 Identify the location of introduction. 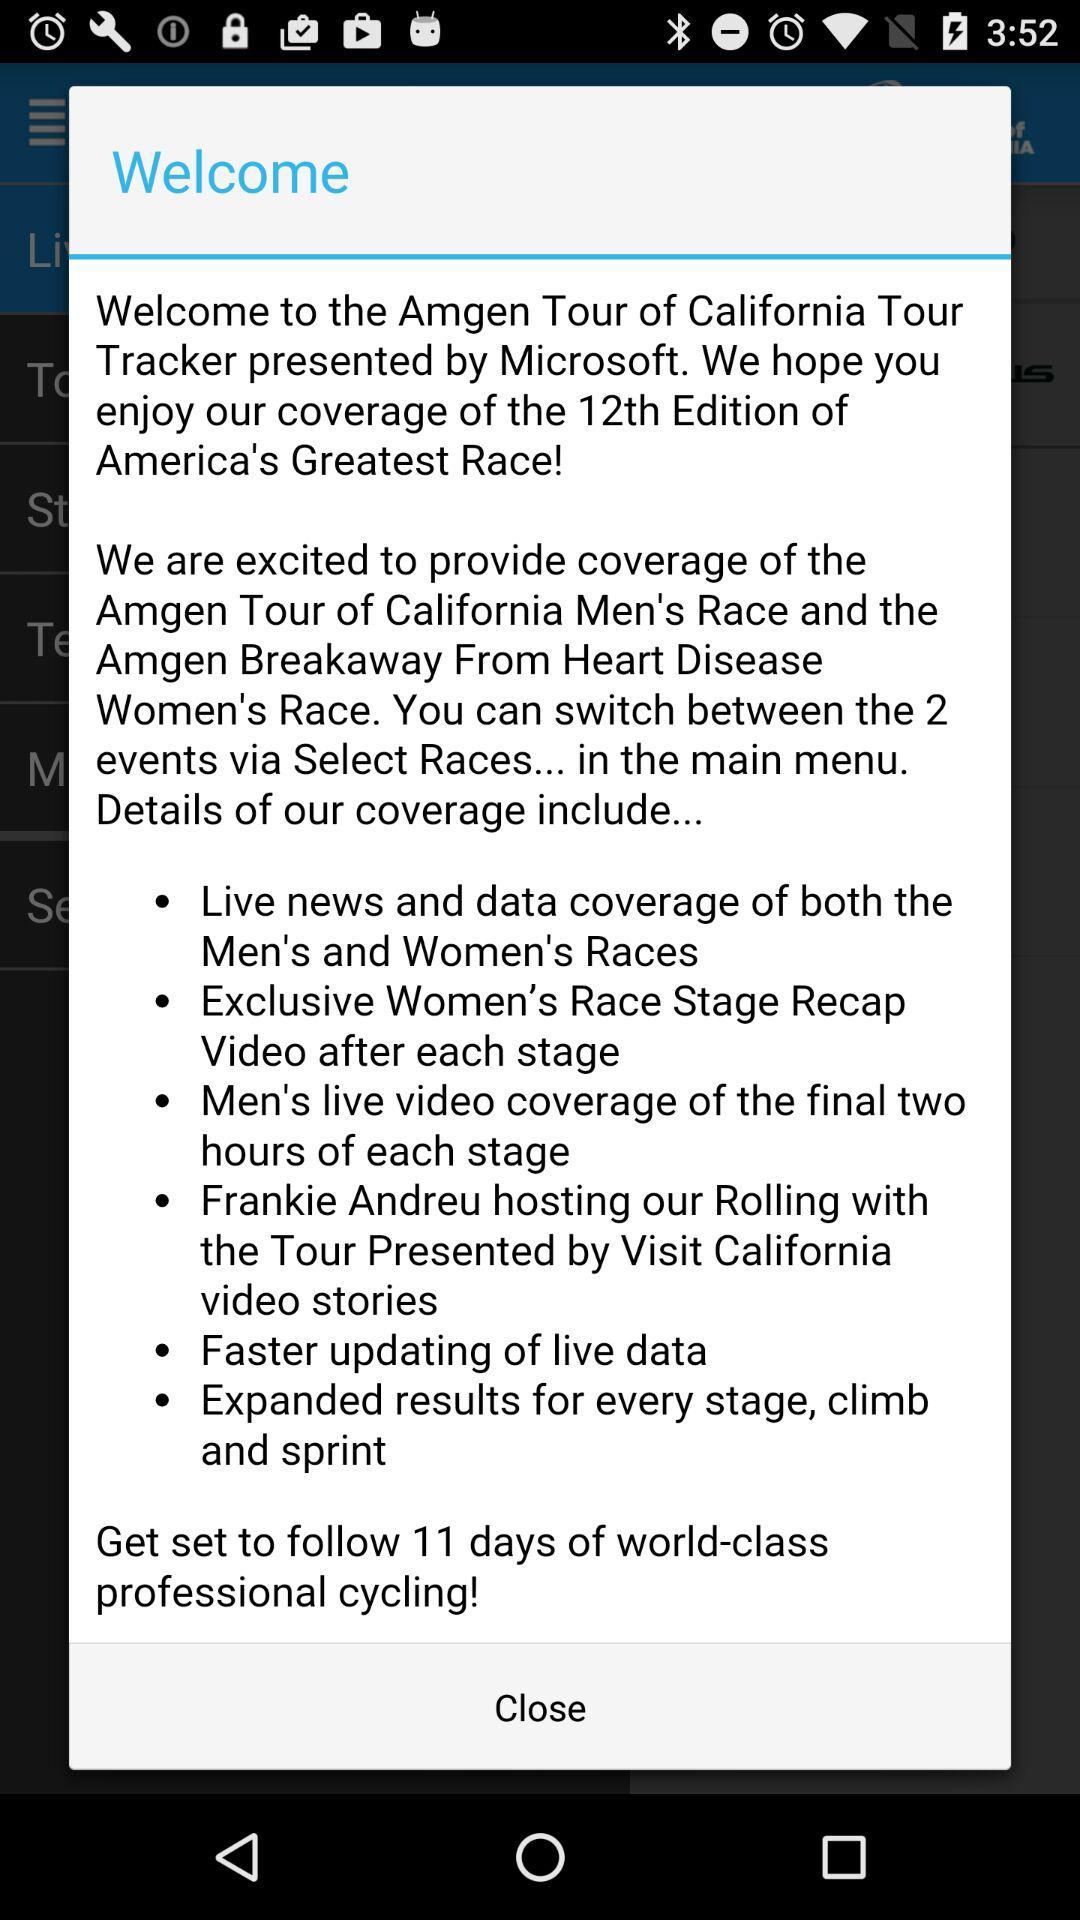
(540, 949).